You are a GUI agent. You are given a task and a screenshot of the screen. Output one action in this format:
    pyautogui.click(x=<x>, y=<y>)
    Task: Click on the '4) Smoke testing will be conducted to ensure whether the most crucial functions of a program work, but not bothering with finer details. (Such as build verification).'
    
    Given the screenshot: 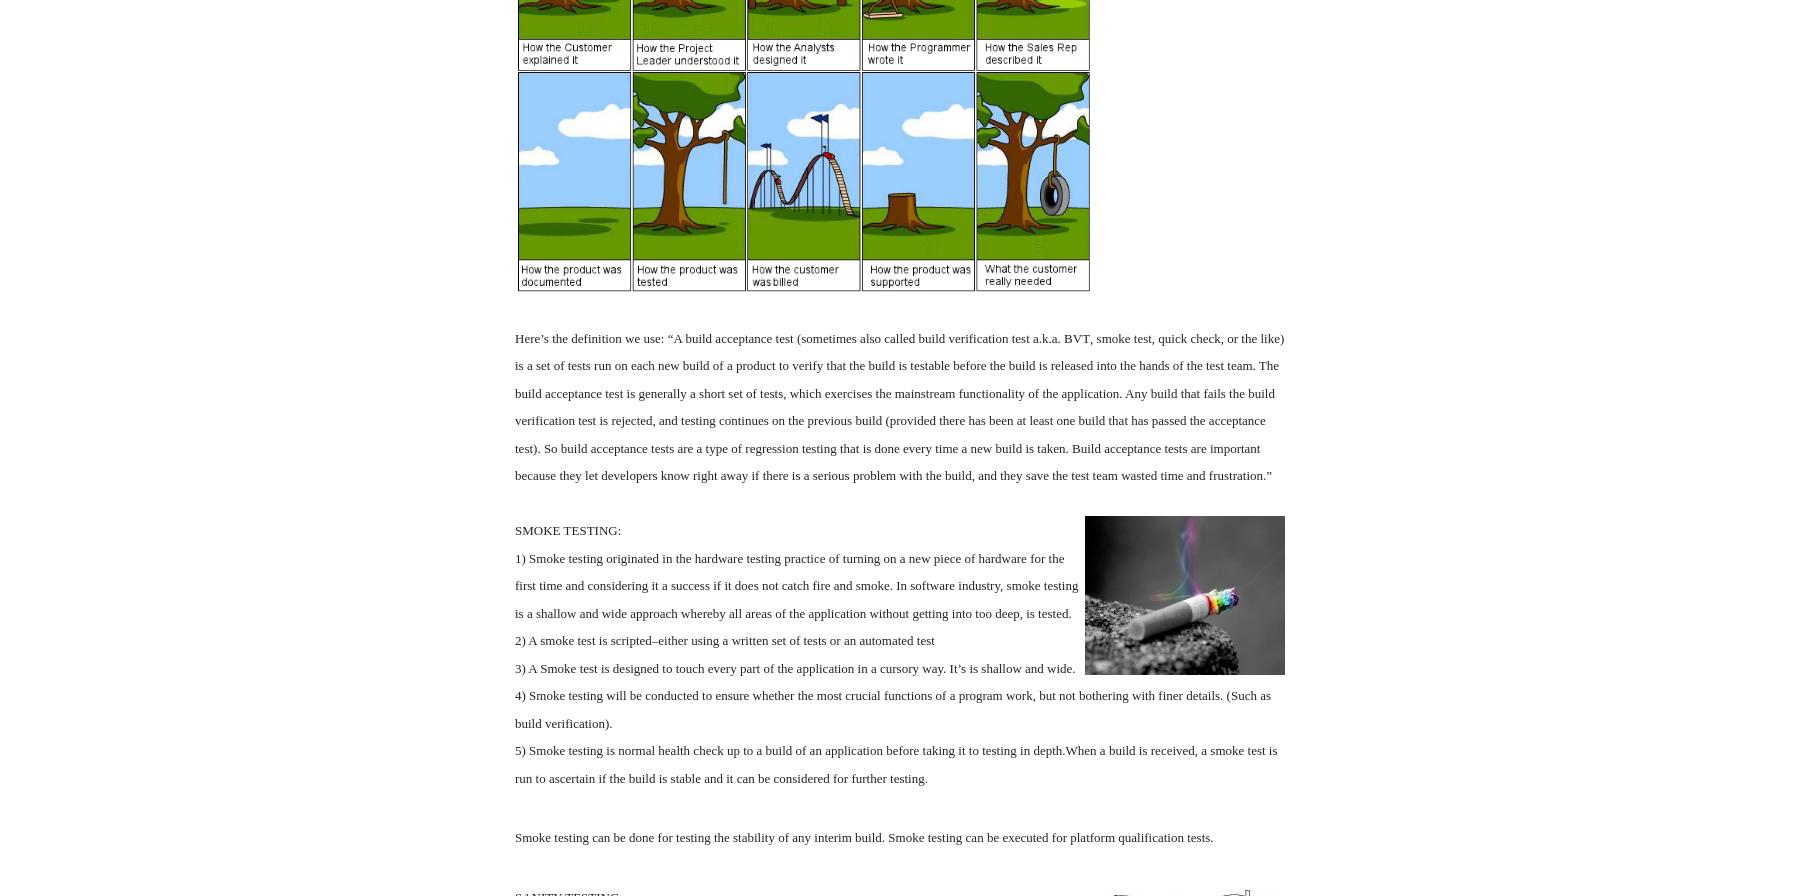 What is the action you would take?
    pyautogui.click(x=892, y=709)
    